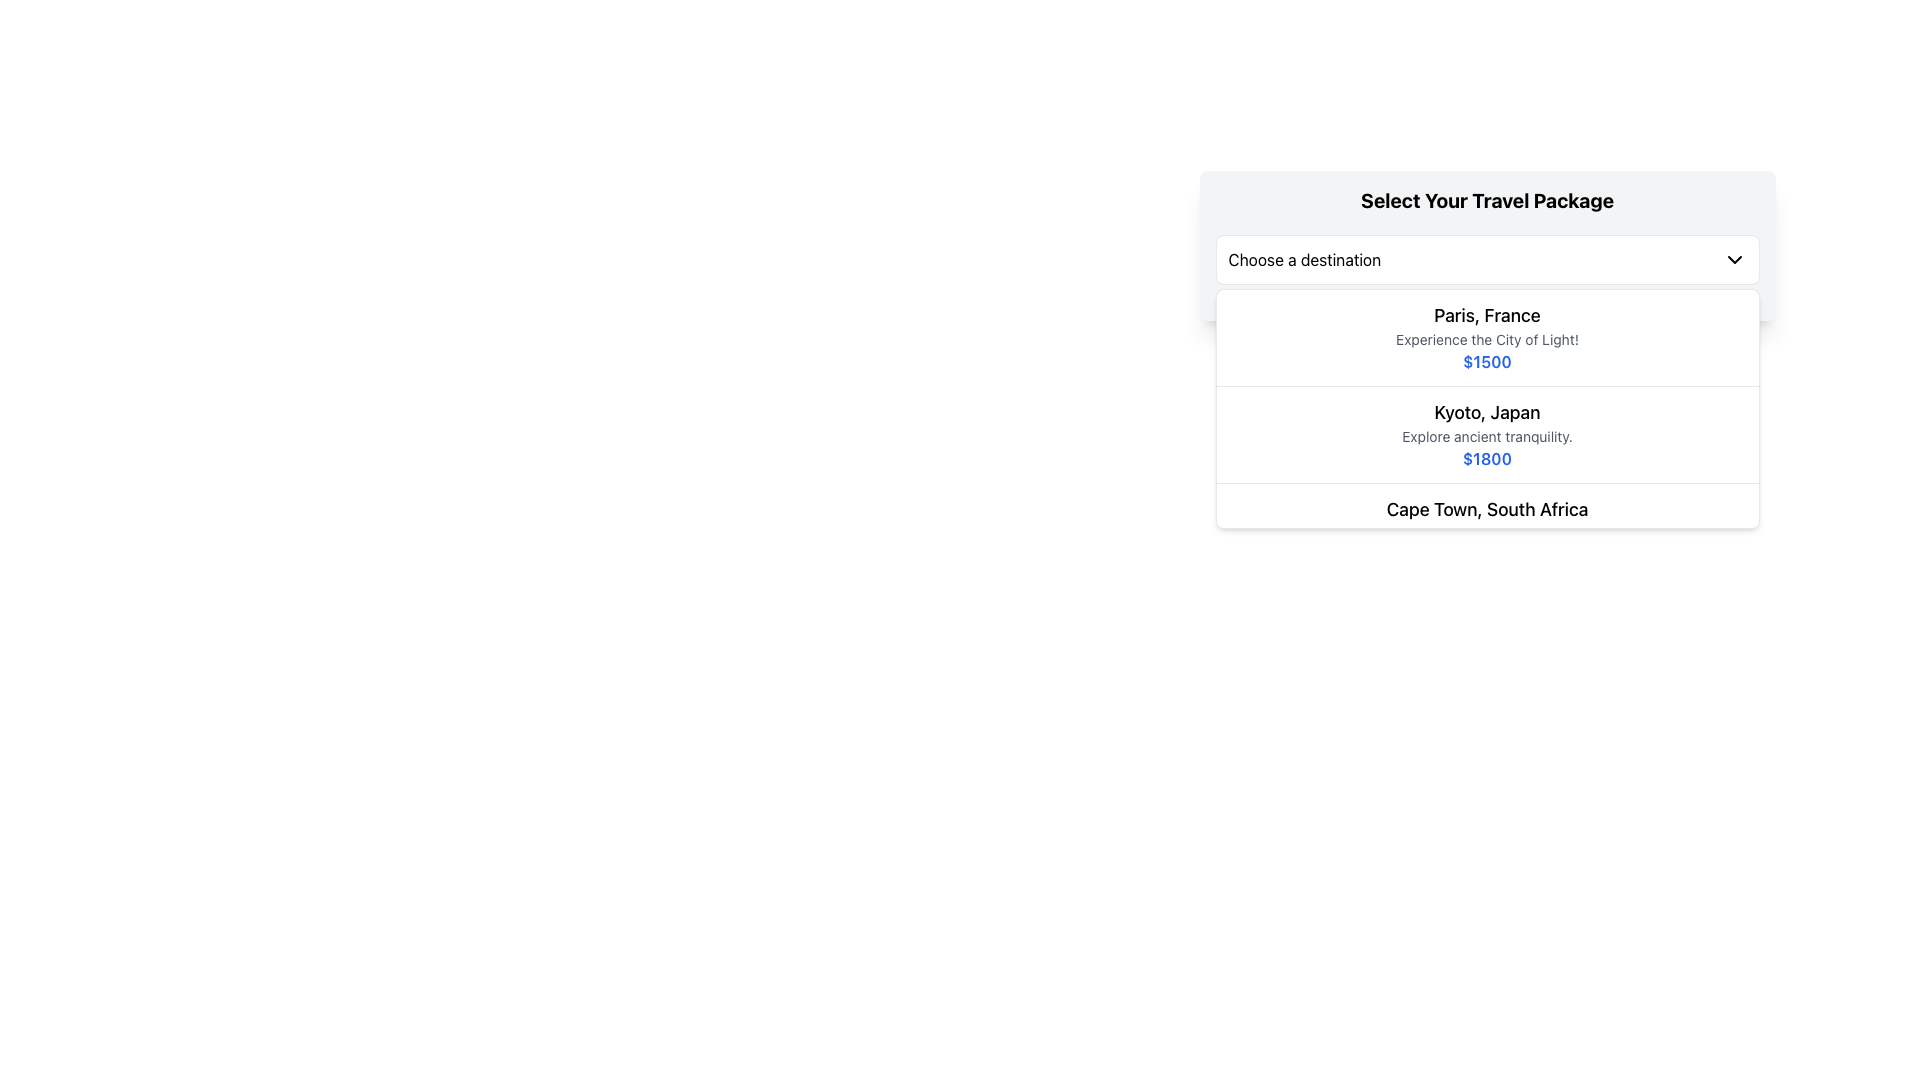 The width and height of the screenshot is (1920, 1080). I want to click on to select the dropdown menu option labeled 'Kyoto, Japan', which is the second item in the dropdown list under 'Choose a destination', so click(1487, 407).